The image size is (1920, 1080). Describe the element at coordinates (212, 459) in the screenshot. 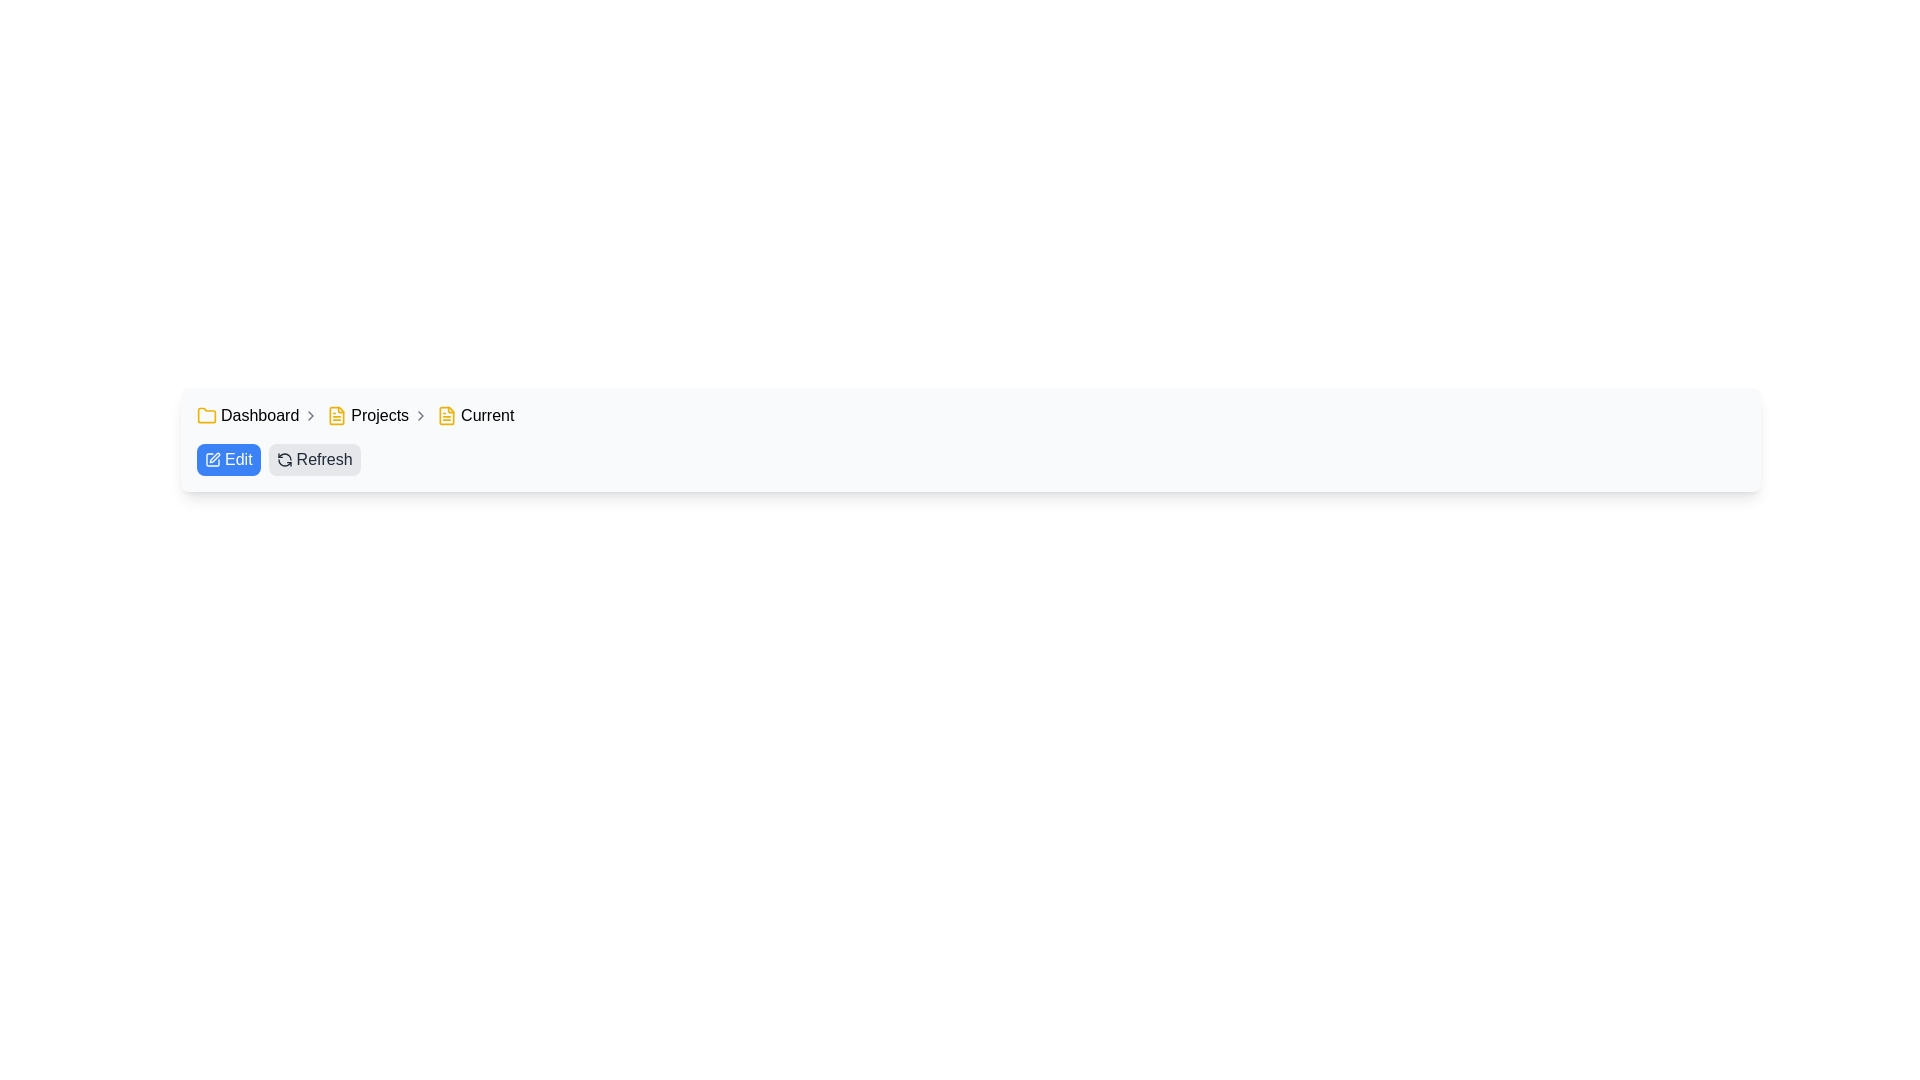

I see `the 'Edit' button icon, which visually represents the editing capability and is positioned as the left-most content within the button at the bottom-left of the interface` at that location.